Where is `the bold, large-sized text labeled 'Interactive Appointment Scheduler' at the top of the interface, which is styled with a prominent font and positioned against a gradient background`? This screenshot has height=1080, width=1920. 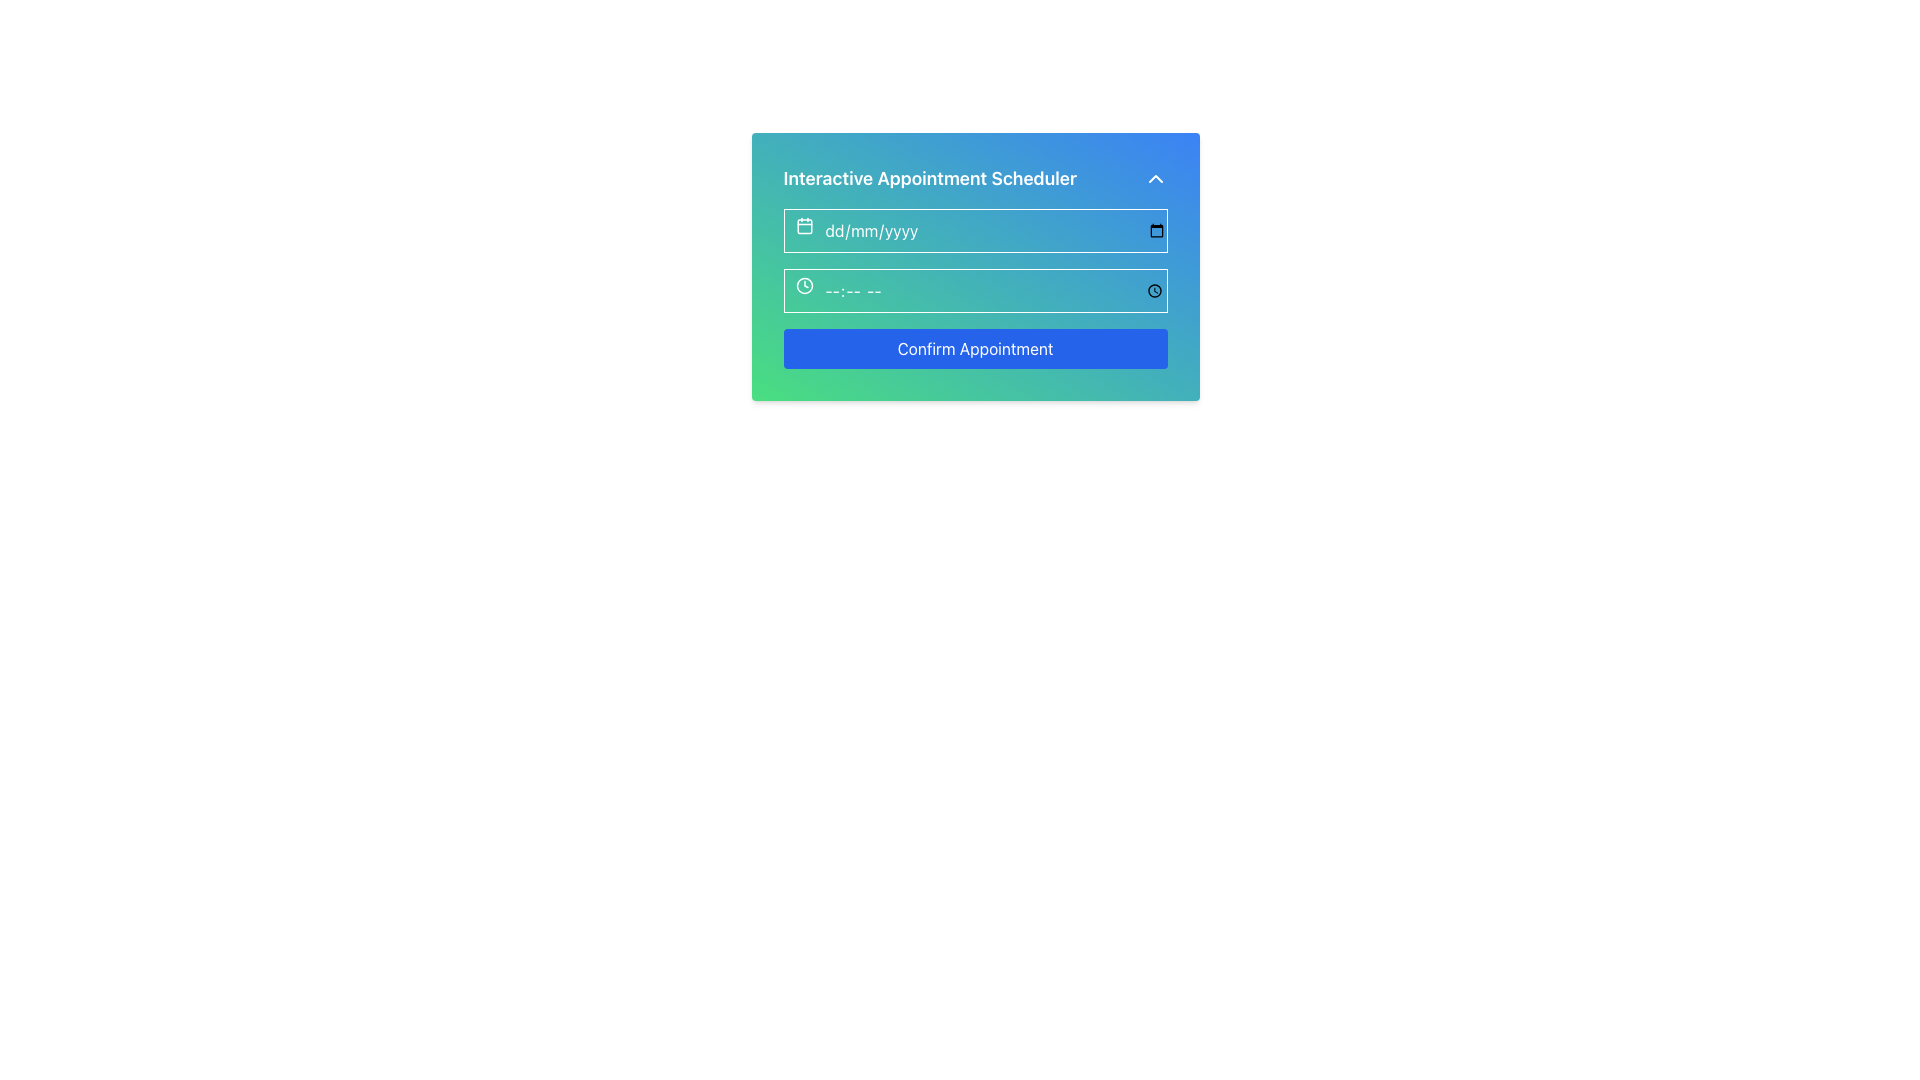 the bold, large-sized text labeled 'Interactive Appointment Scheduler' at the top of the interface, which is styled with a prominent font and positioned against a gradient background is located at coordinates (929, 177).